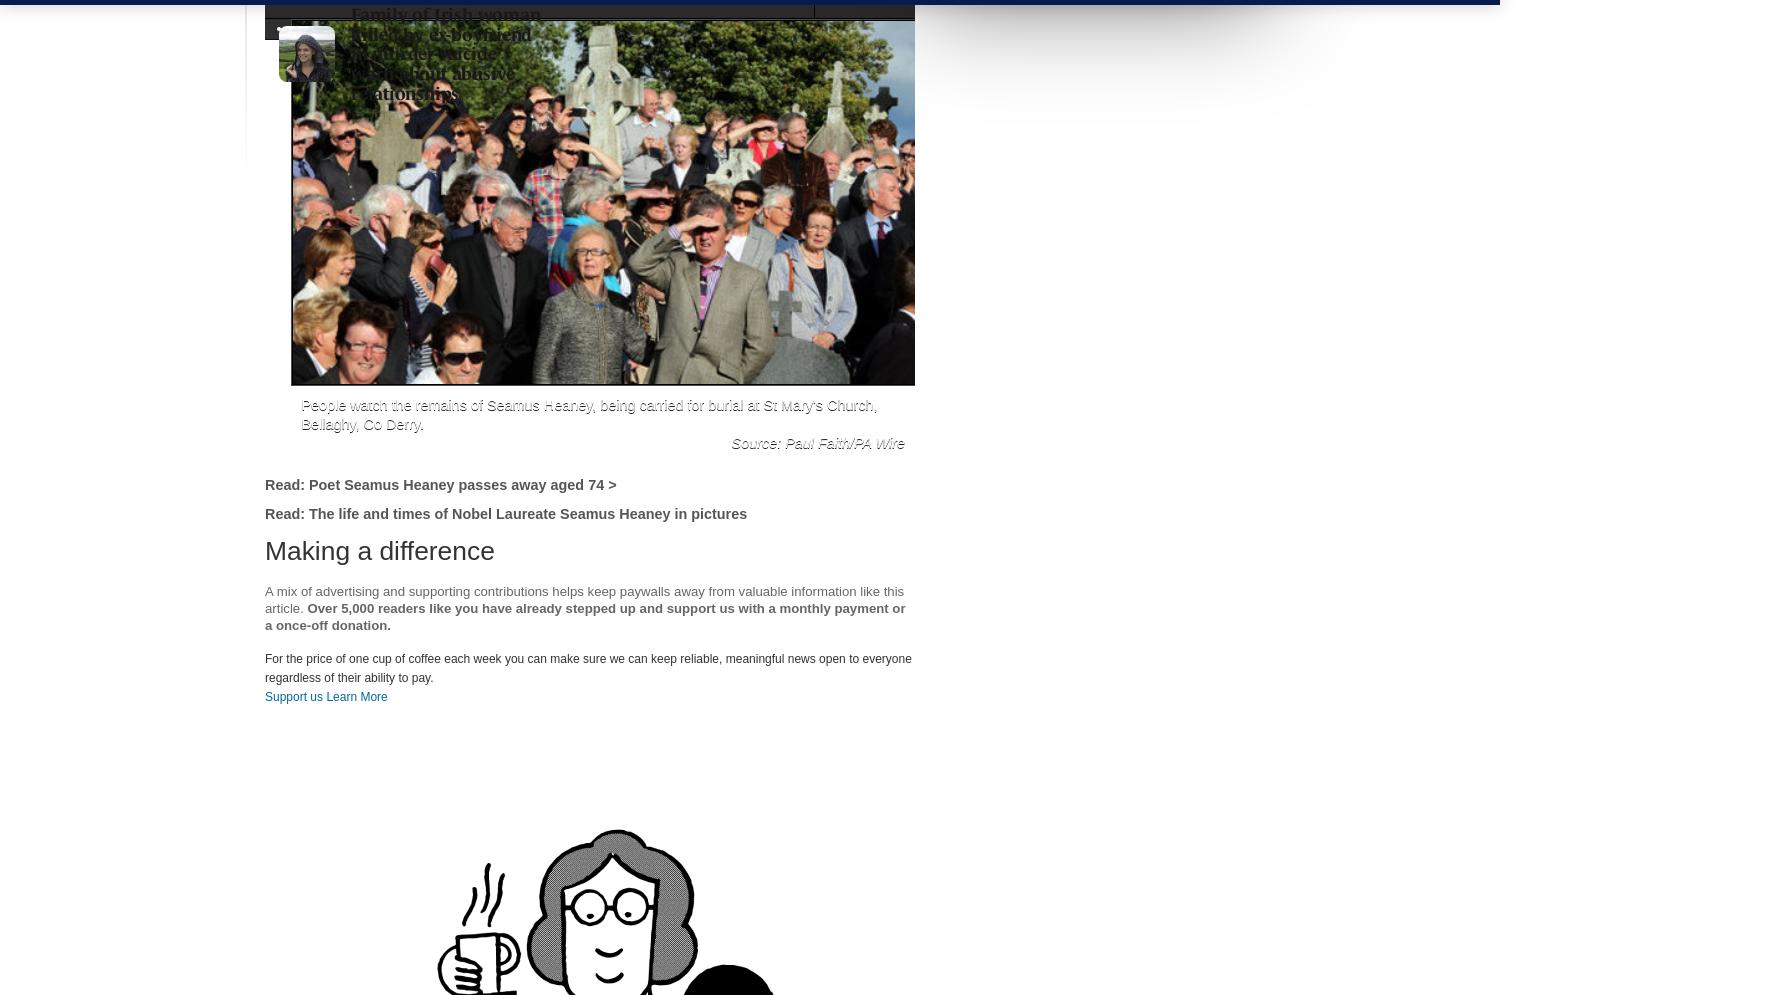 The image size is (1765, 995). Describe the element at coordinates (526, 512) in the screenshot. I see `'The life and times of Nobel Laureate Seamus Heaney in pictures'` at that location.